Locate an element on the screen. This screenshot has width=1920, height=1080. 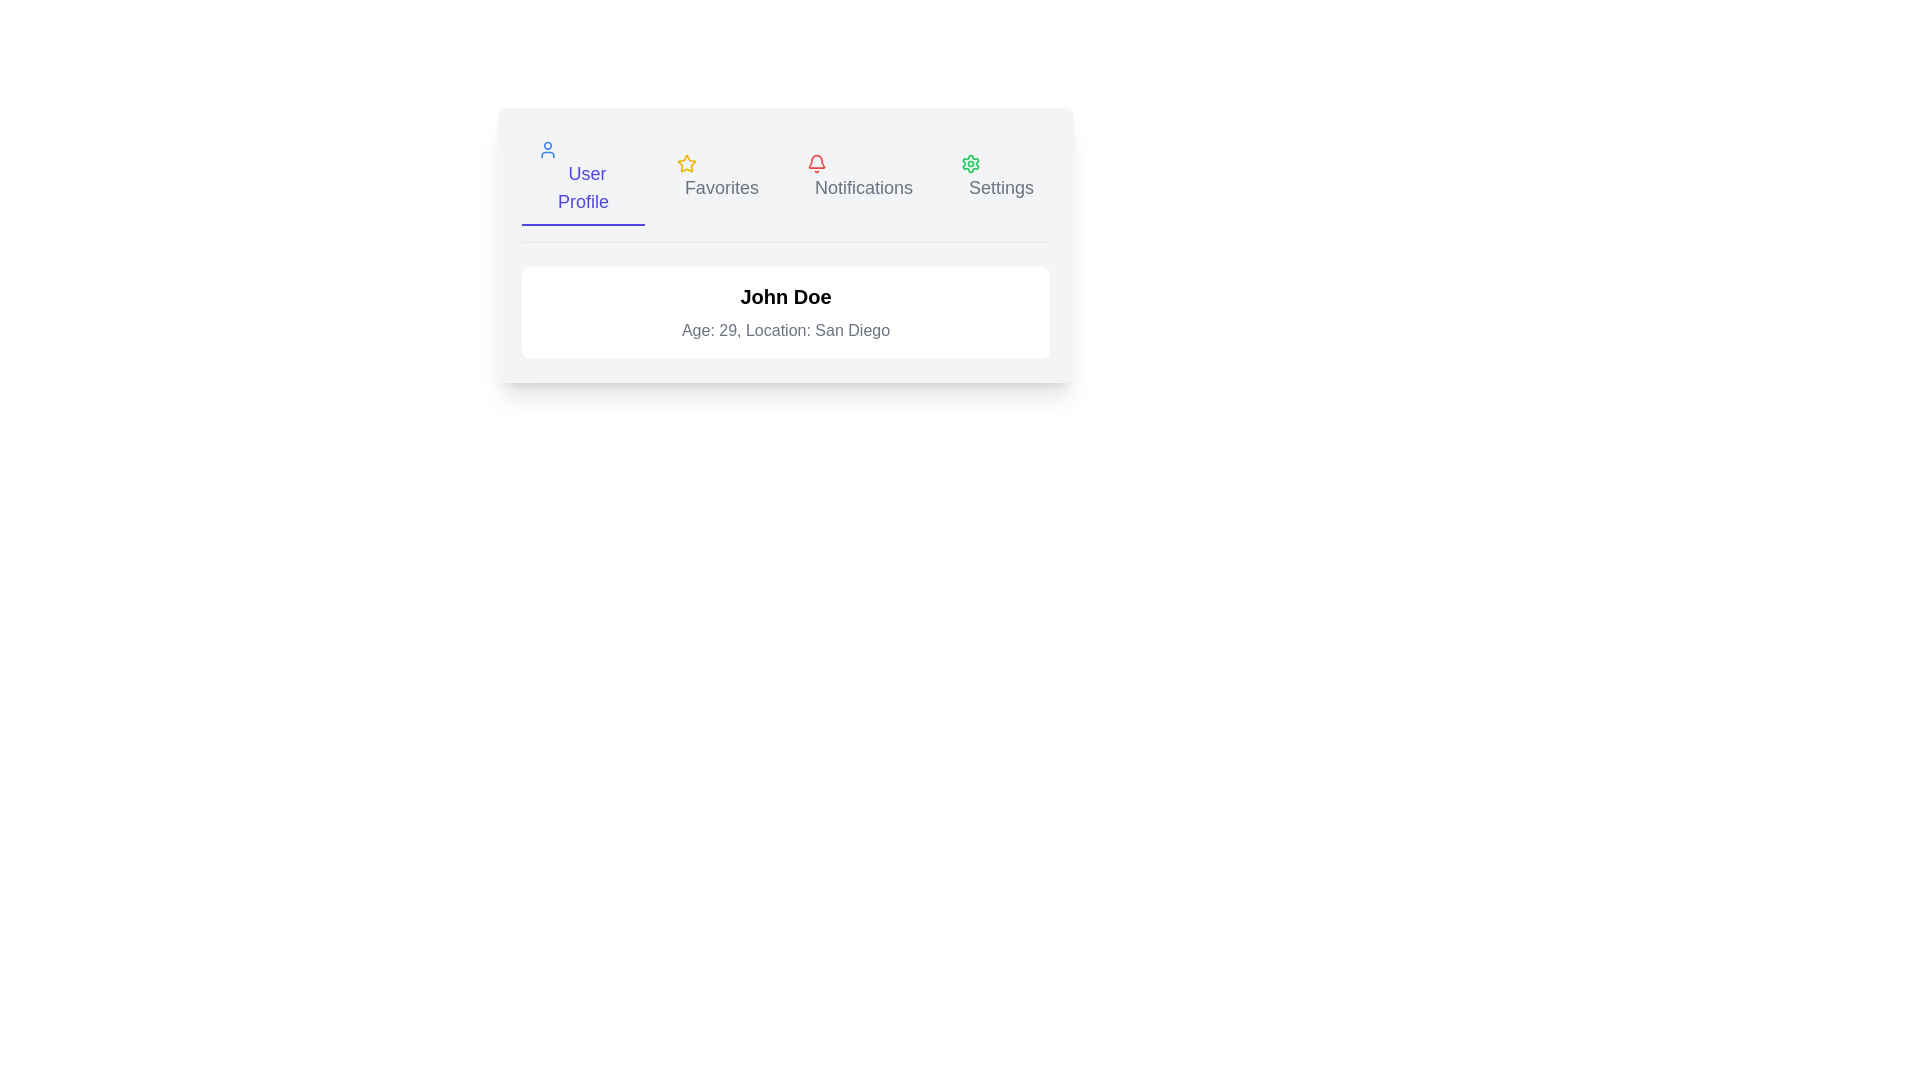
the 'Notifications' button, which features a red bell icon and a gray text label is located at coordinates (859, 177).